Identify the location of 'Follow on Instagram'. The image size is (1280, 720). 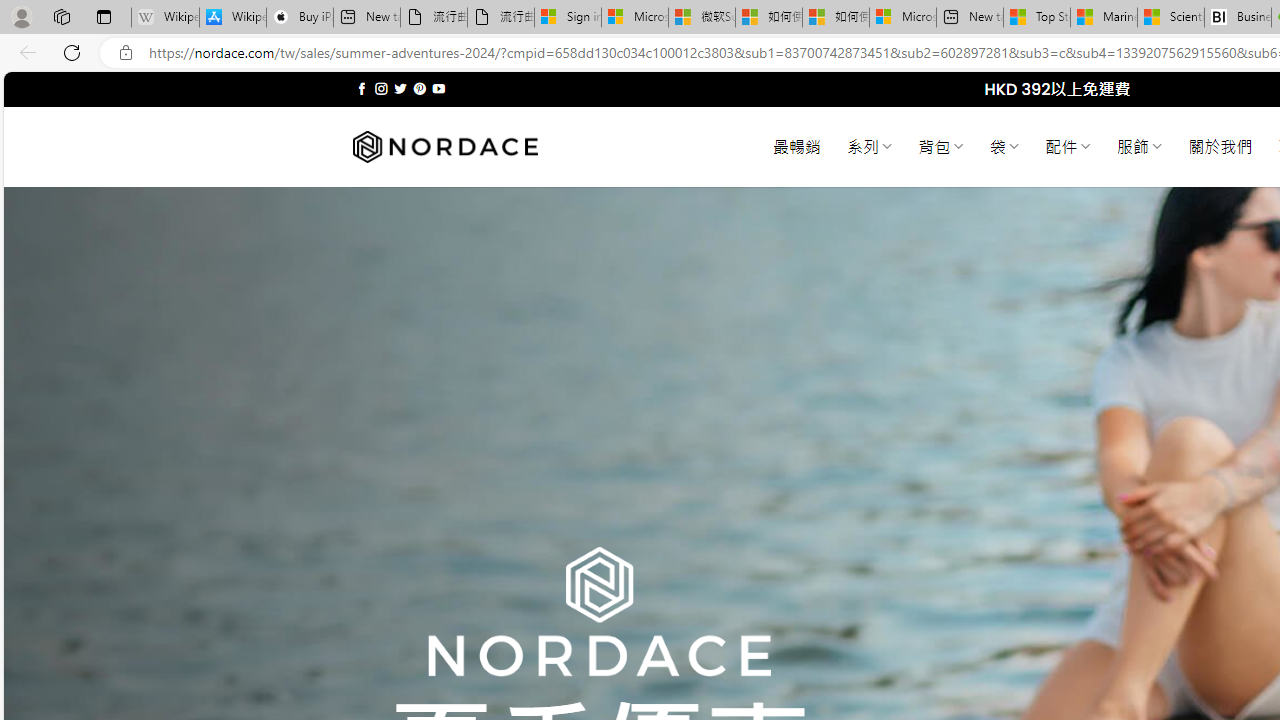
(381, 88).